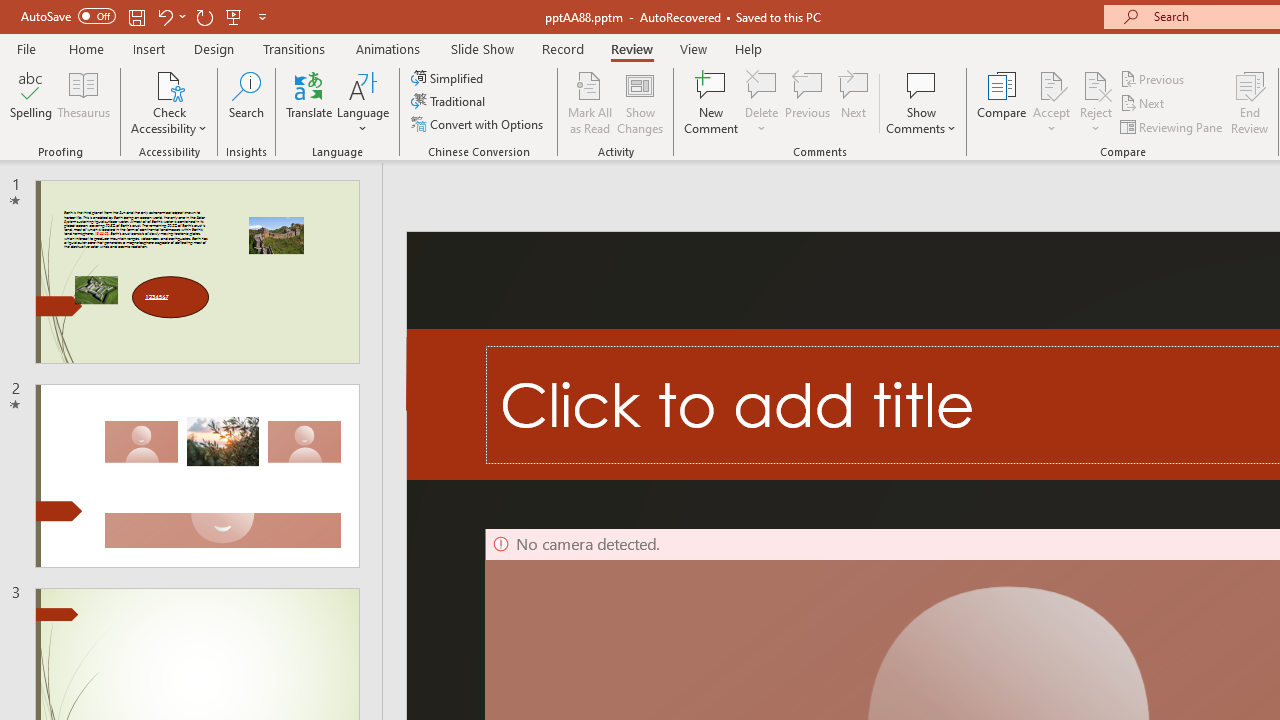 The width and height of the screenshot is (1280, 720). Describe the element at coordinates (1050, 84) in the screenshot. I see `'Accept Change'` at that location.